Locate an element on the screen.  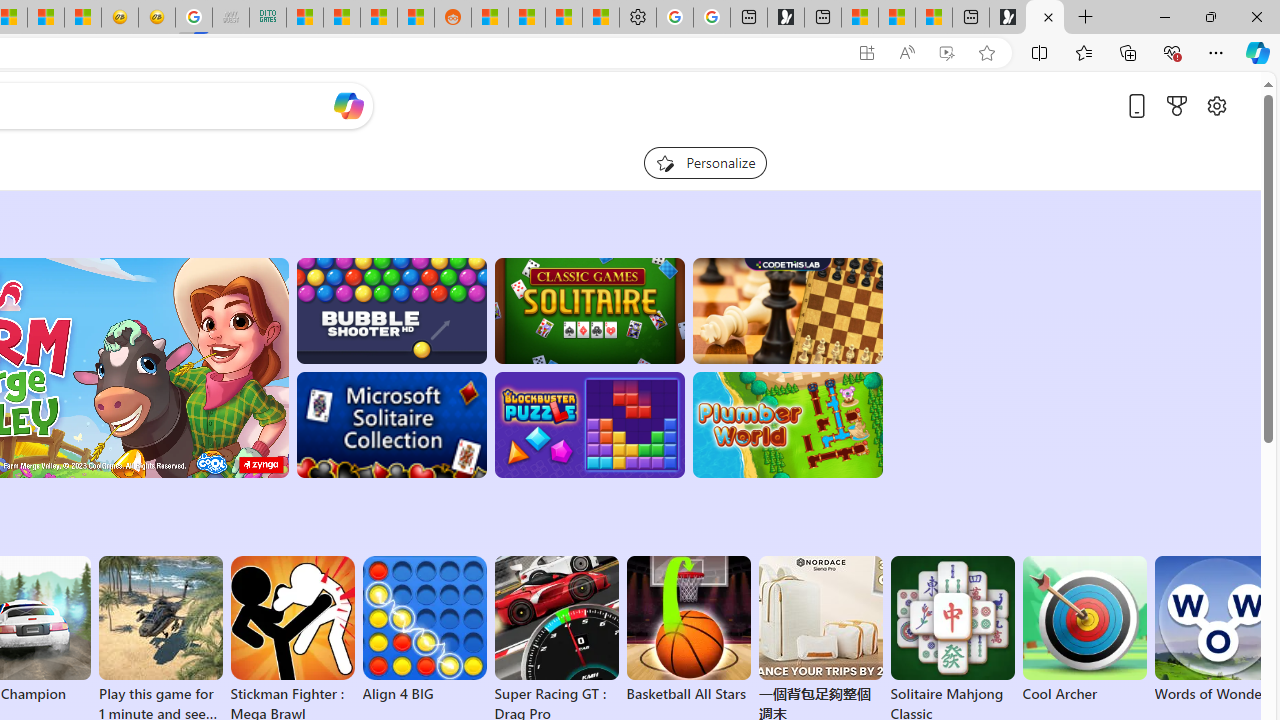
'Align 4 BIG' is located at coordinates (423, 630).